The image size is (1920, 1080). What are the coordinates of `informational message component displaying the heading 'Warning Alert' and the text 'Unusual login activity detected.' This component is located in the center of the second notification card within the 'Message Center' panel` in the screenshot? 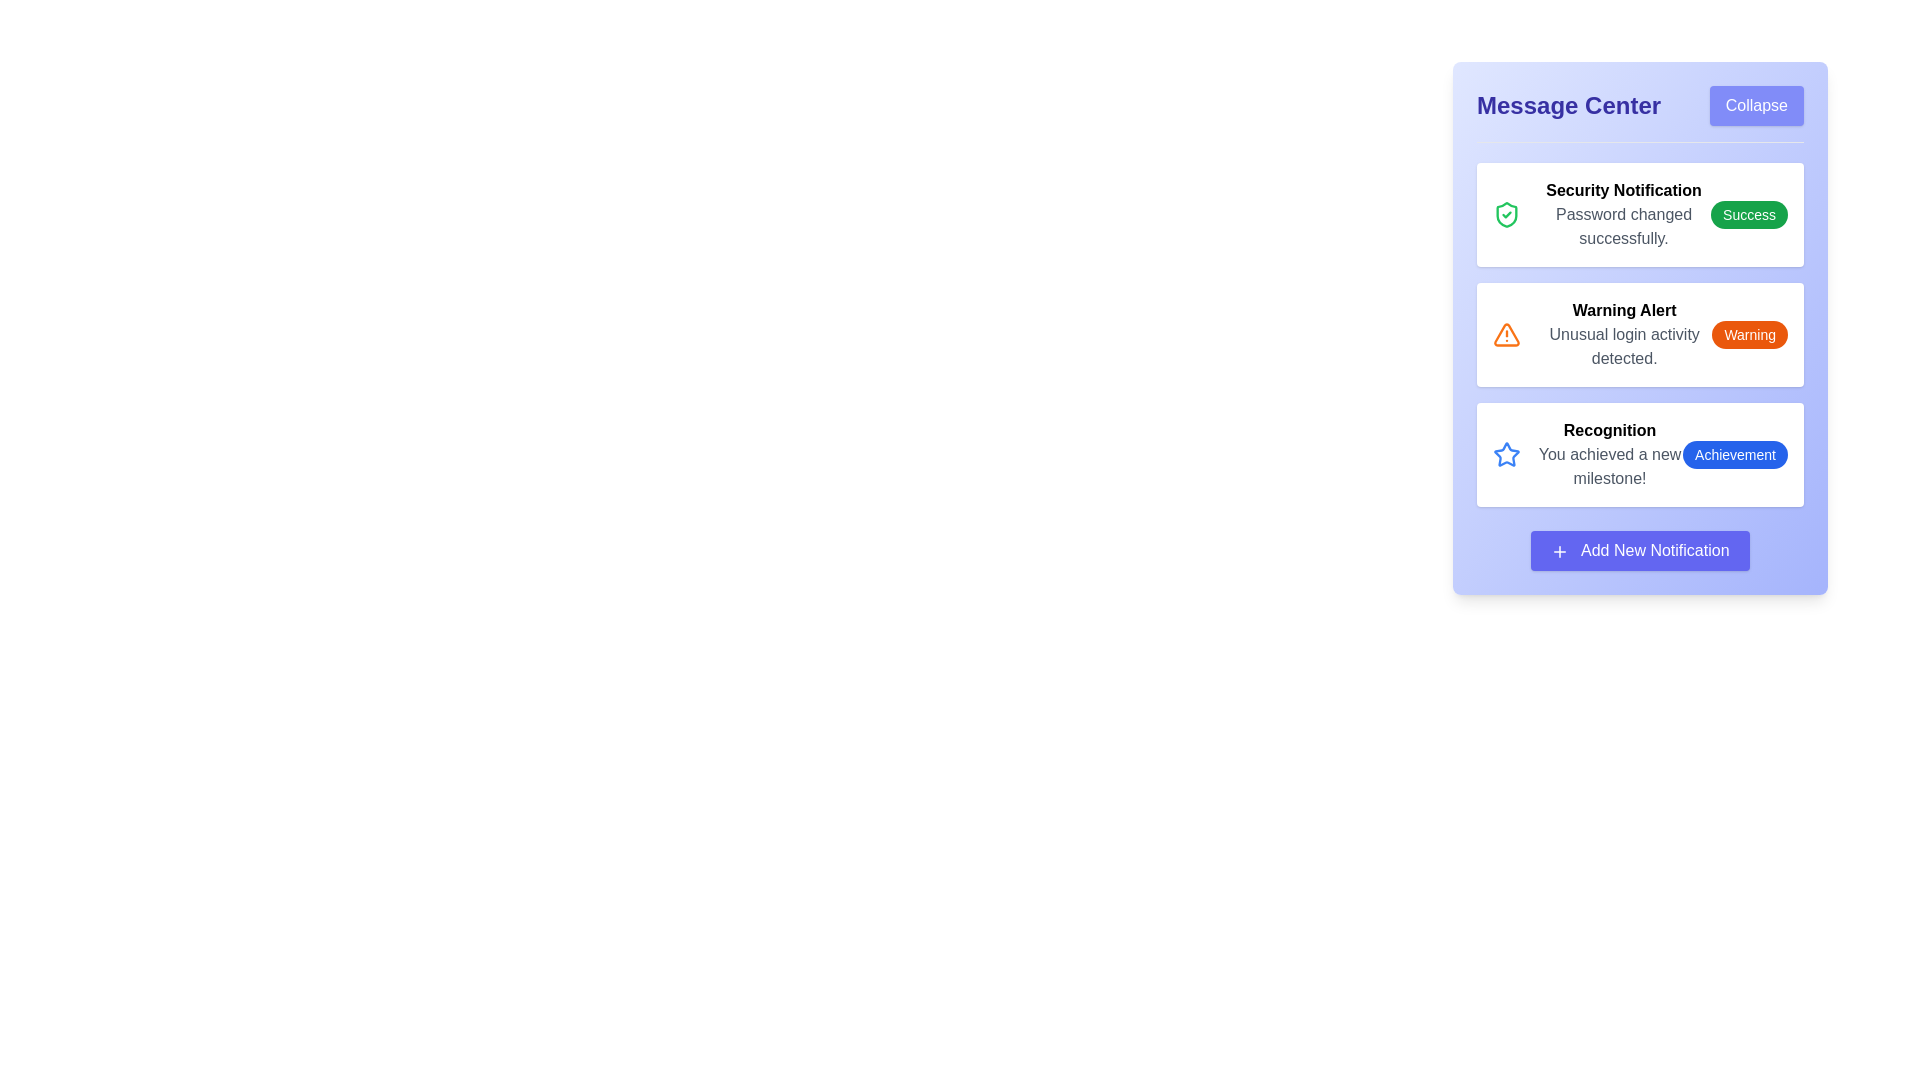 It's located at (1624, 334).